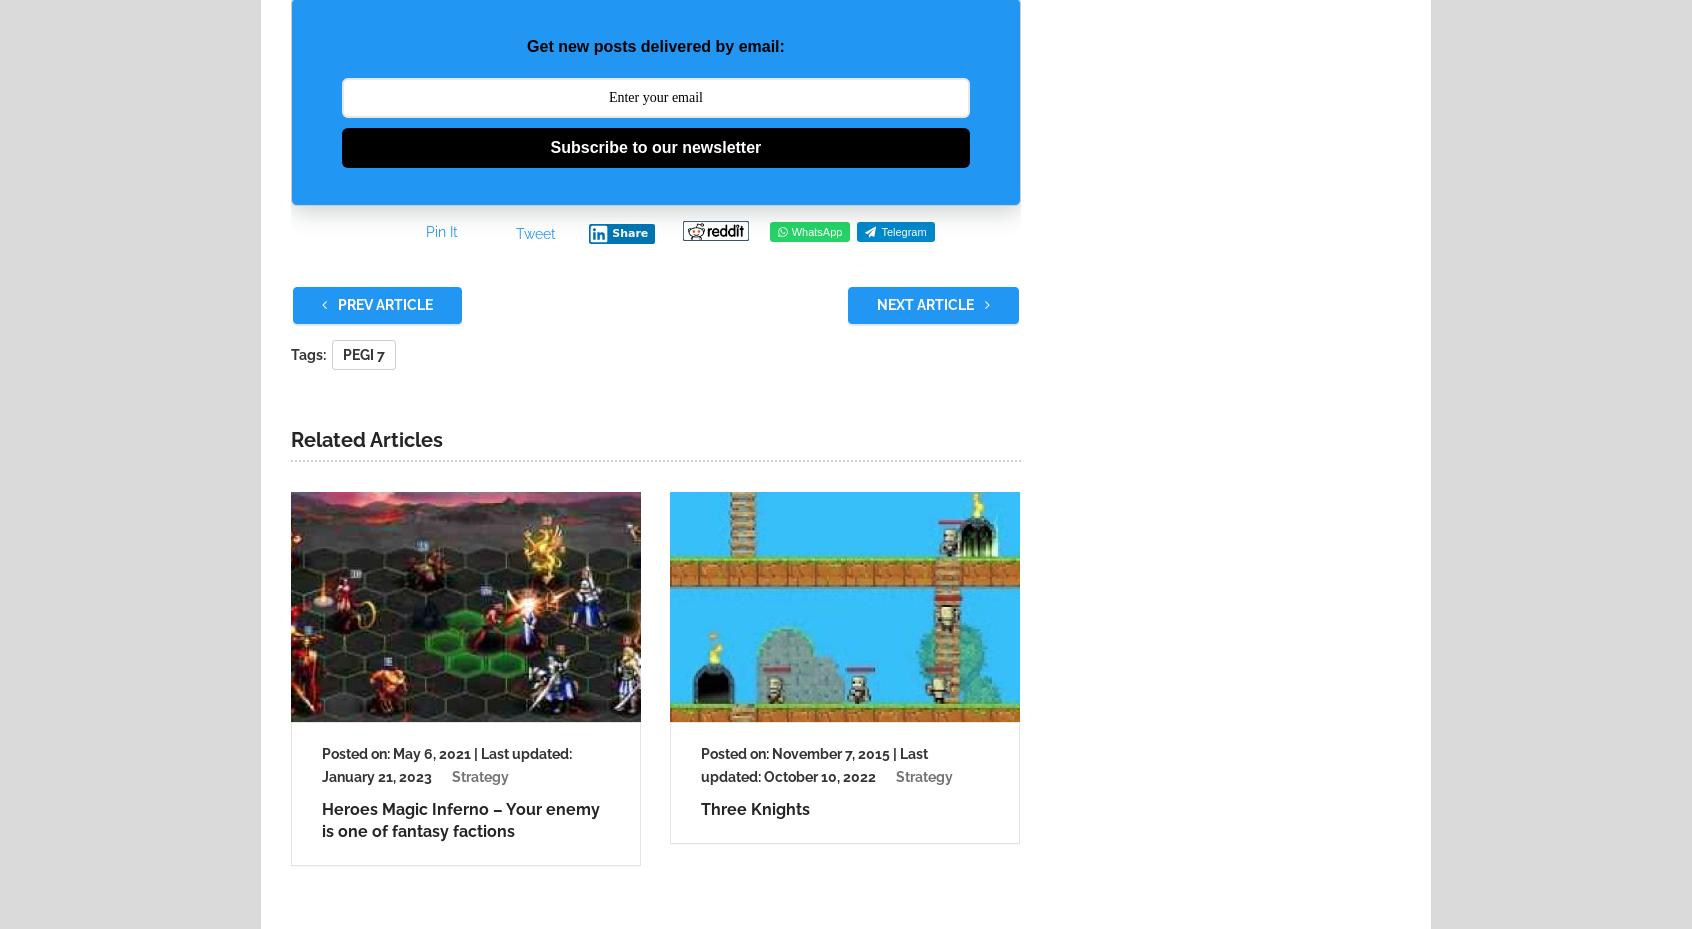 Image resolution: width=1692 pixels, height=929 pixels. What do you see at coordinates (655, 147) in the screenshot?
I see `'Subscribe to our newsletter'` at bounding box center [655, 147].